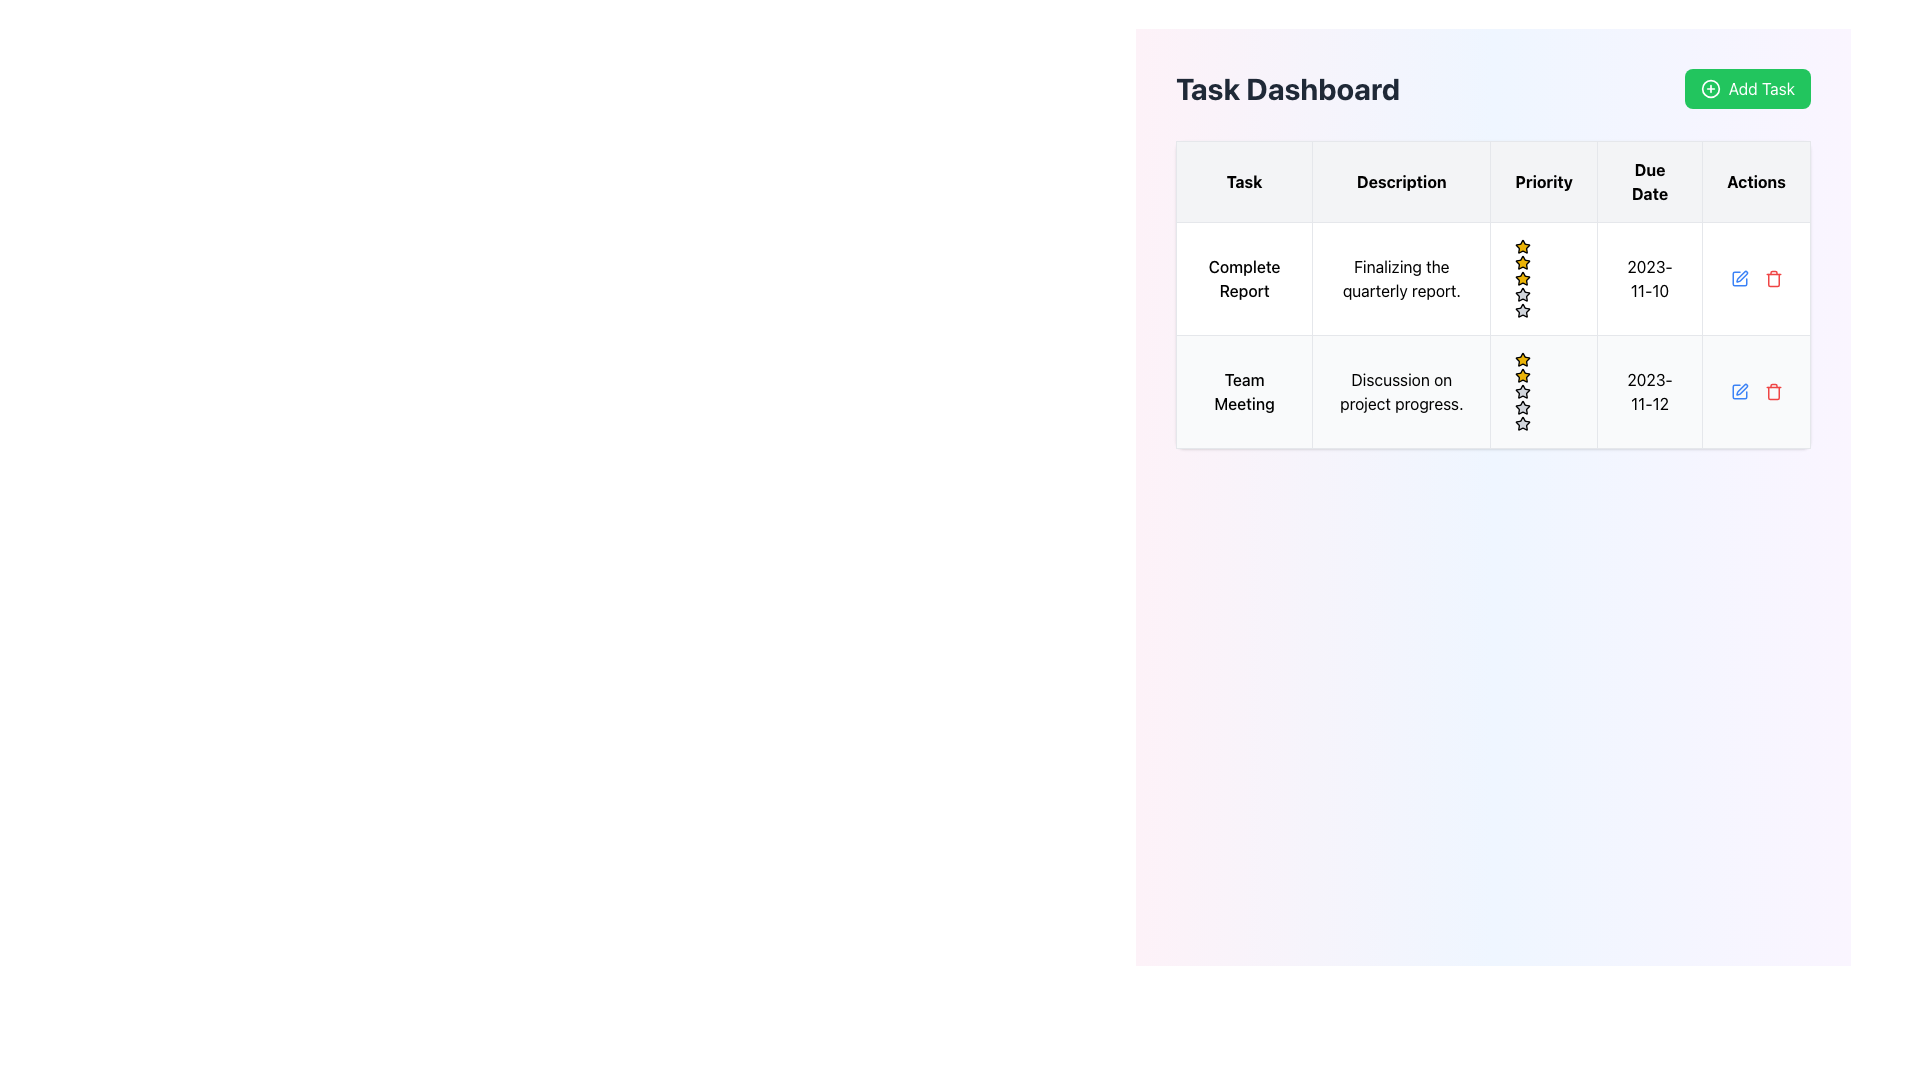 The image size is (1920, 1080). What do you see at coordinates (1709, 87) in the screenshot?
I see `the SVG Circle element that visually represents the circular part of the 'plus' icon within the green 'Add Task' button located at the top-right corner of the interface` at bounding box center [1709, 87].